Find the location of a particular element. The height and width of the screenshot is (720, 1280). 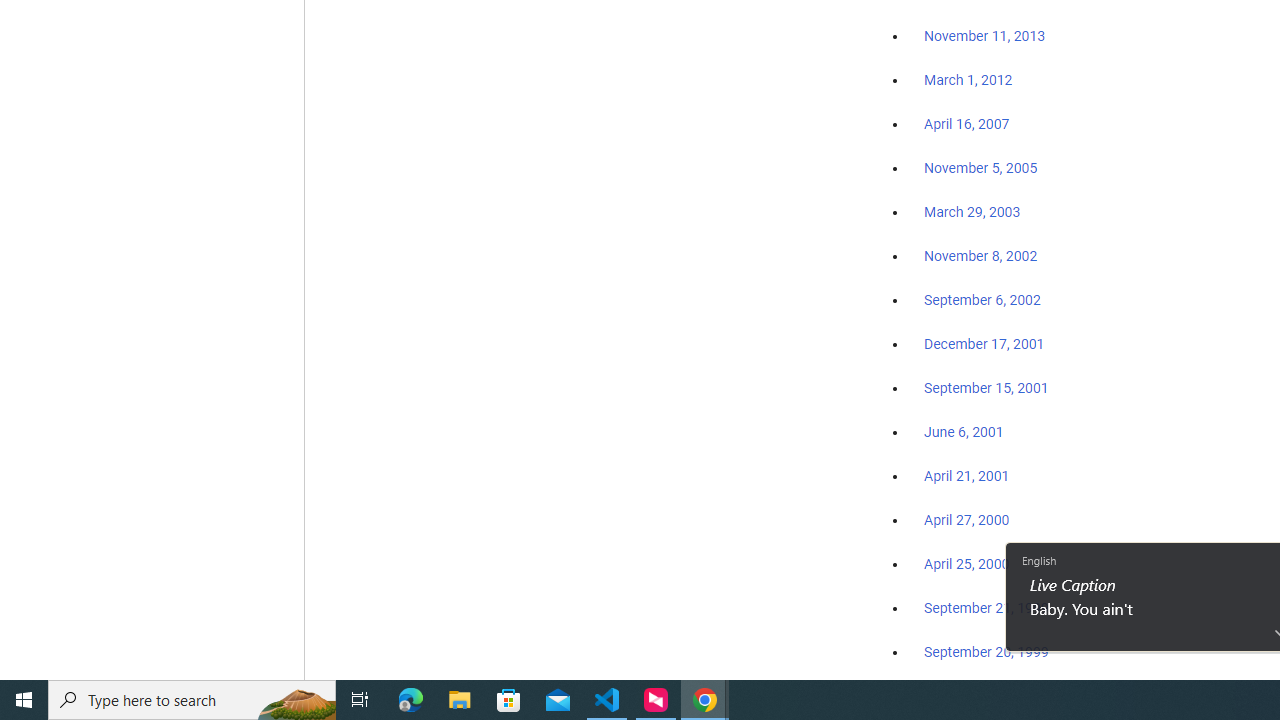

'December 17, 2001' is located at coordinates (984, 342).